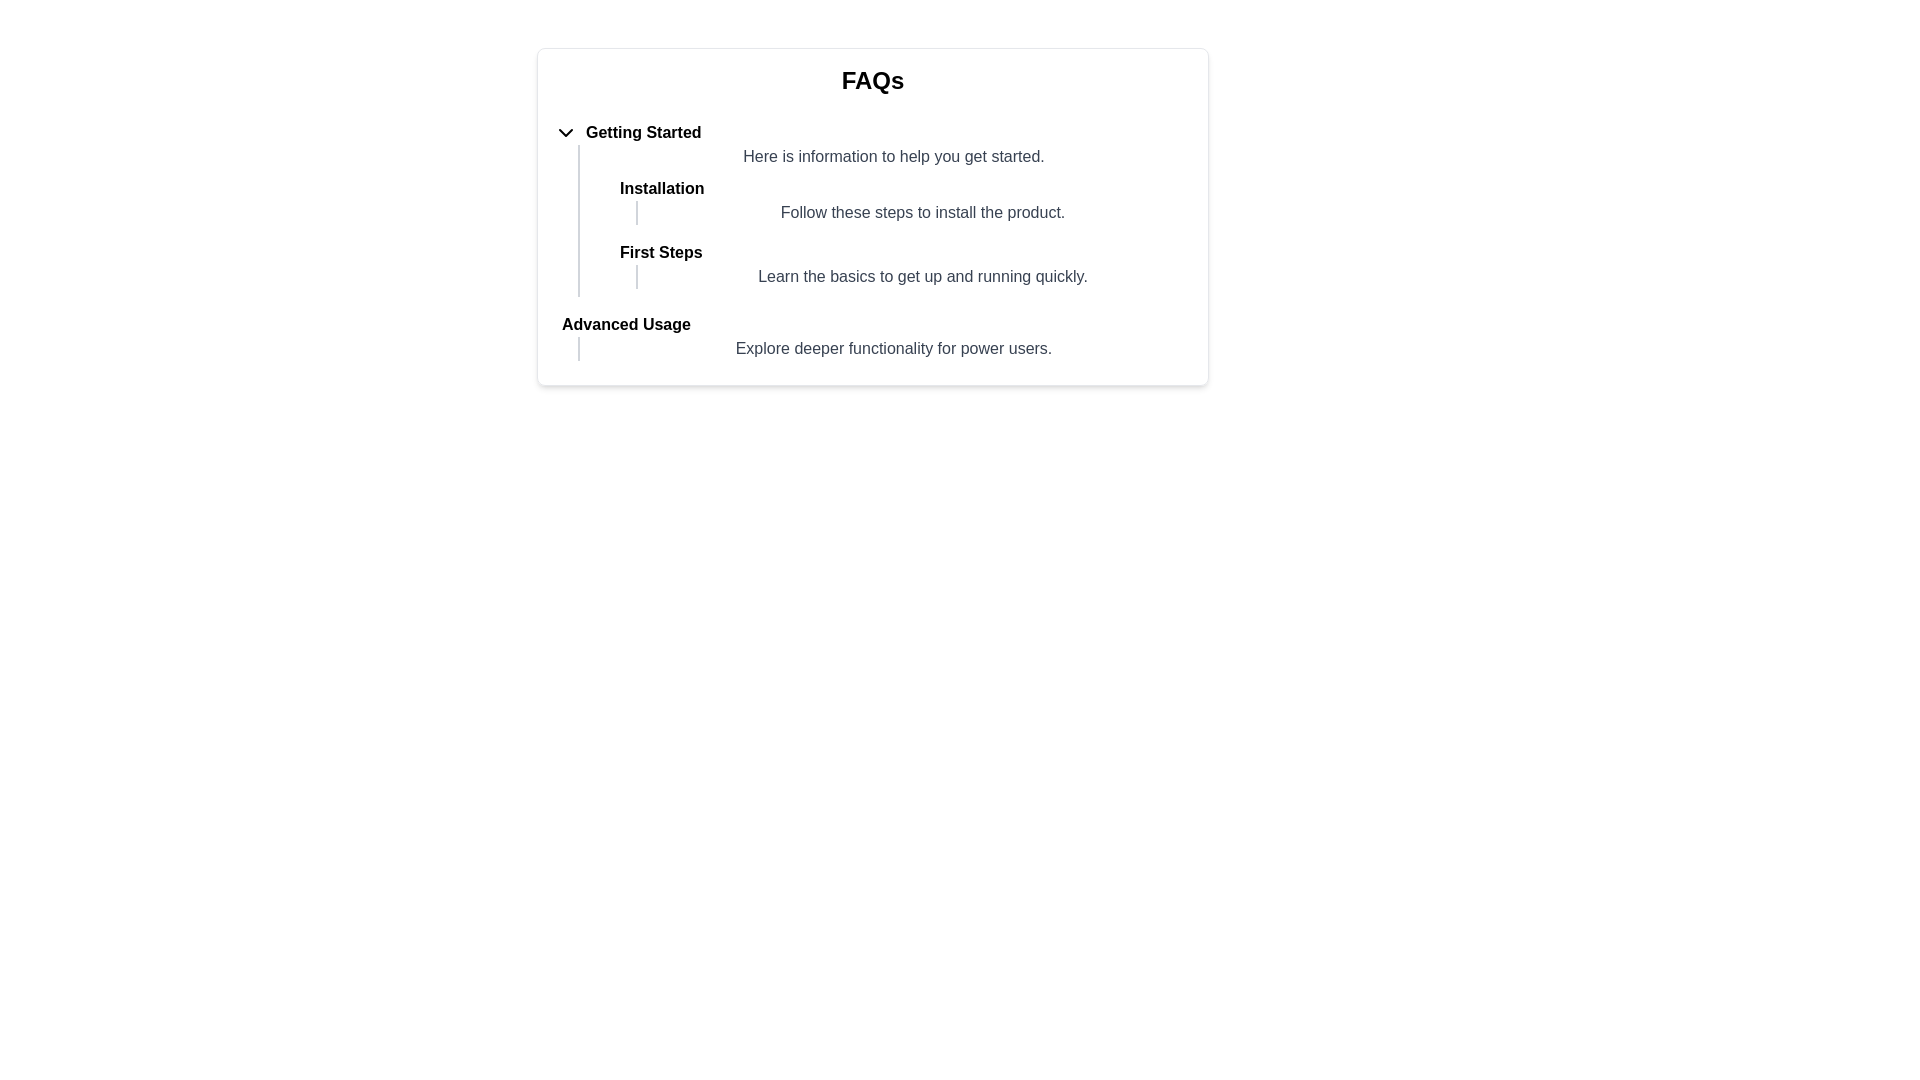 The height and width of the screenshot is (1080, 1920). I want to click on the downward-pointing arrow icon located to the left of the text 'Getting Started', so click(565, 132).